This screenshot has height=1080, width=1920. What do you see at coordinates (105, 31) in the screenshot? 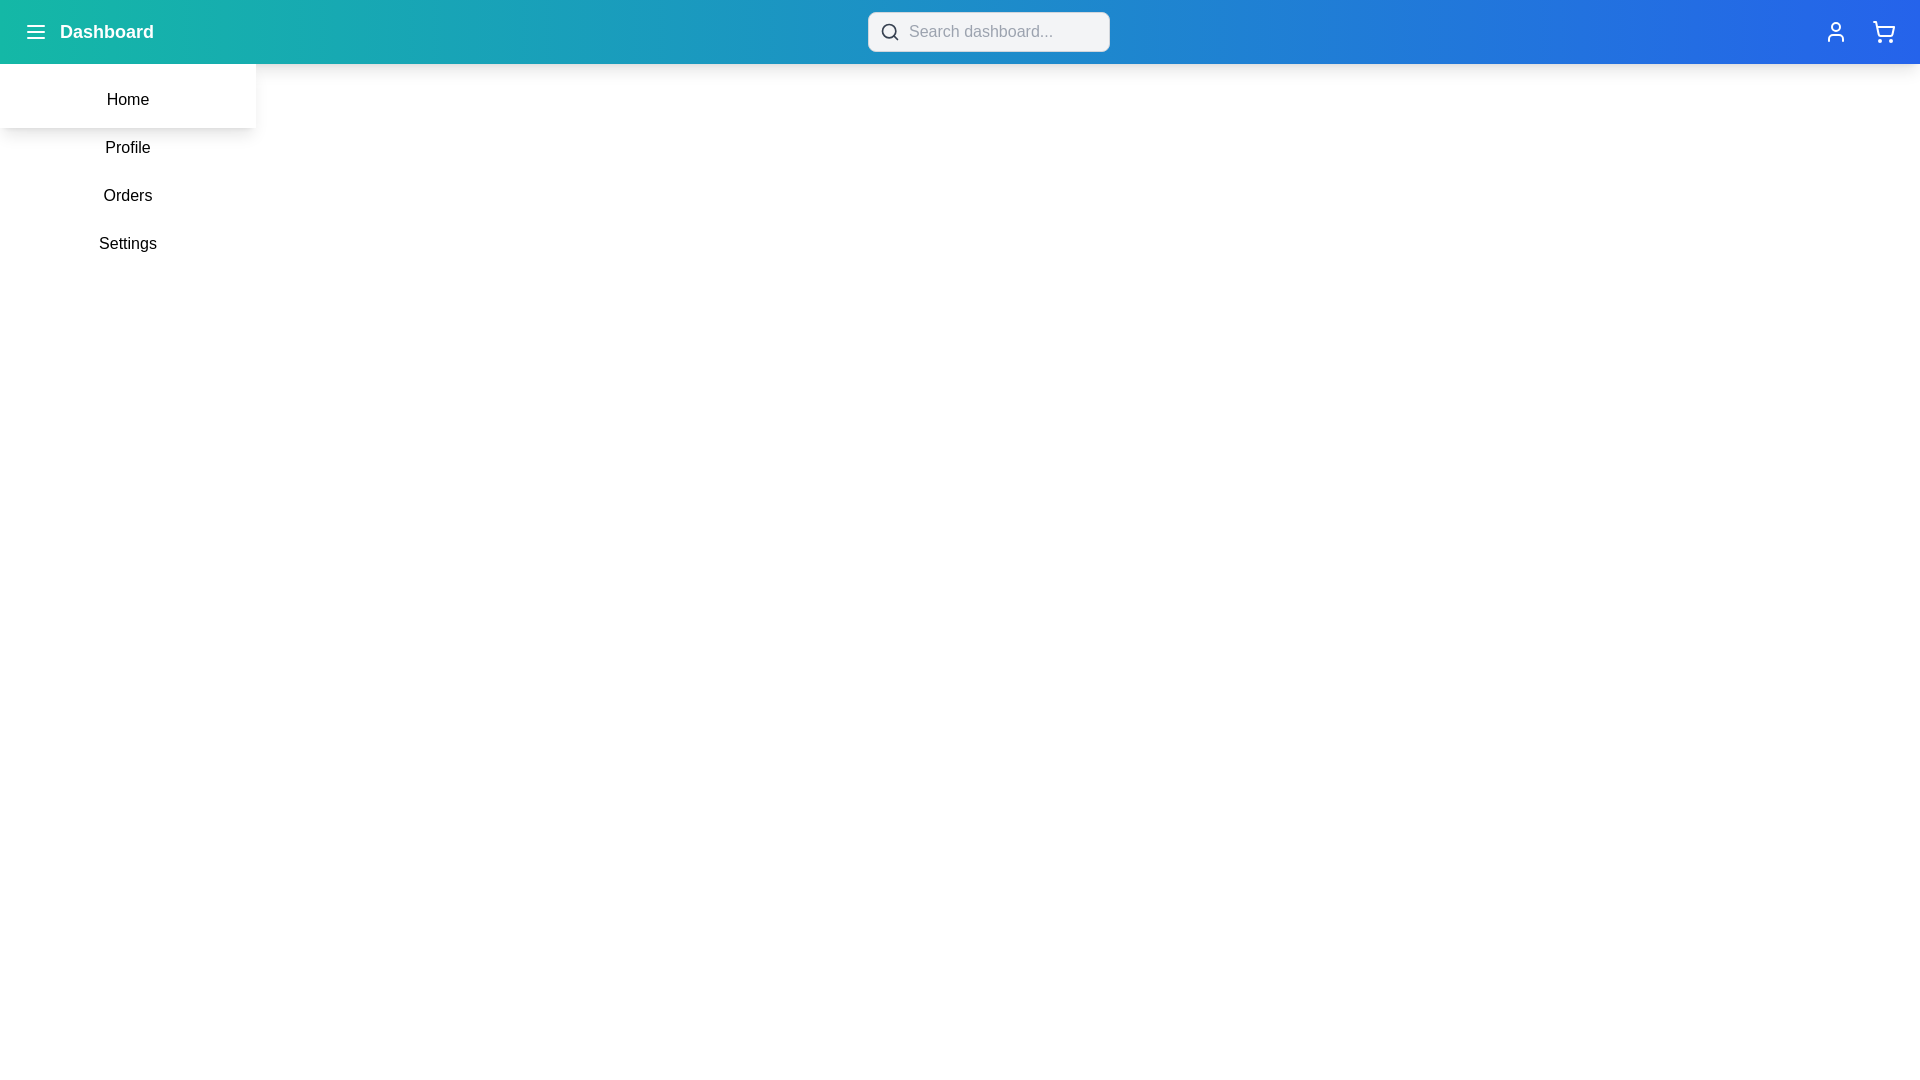
I see `the 'Dashboard' label, which is a bold white text element located in the teal header bar, positioned to the right of the three horizontal lines icon` at bounding box center [105, 31].